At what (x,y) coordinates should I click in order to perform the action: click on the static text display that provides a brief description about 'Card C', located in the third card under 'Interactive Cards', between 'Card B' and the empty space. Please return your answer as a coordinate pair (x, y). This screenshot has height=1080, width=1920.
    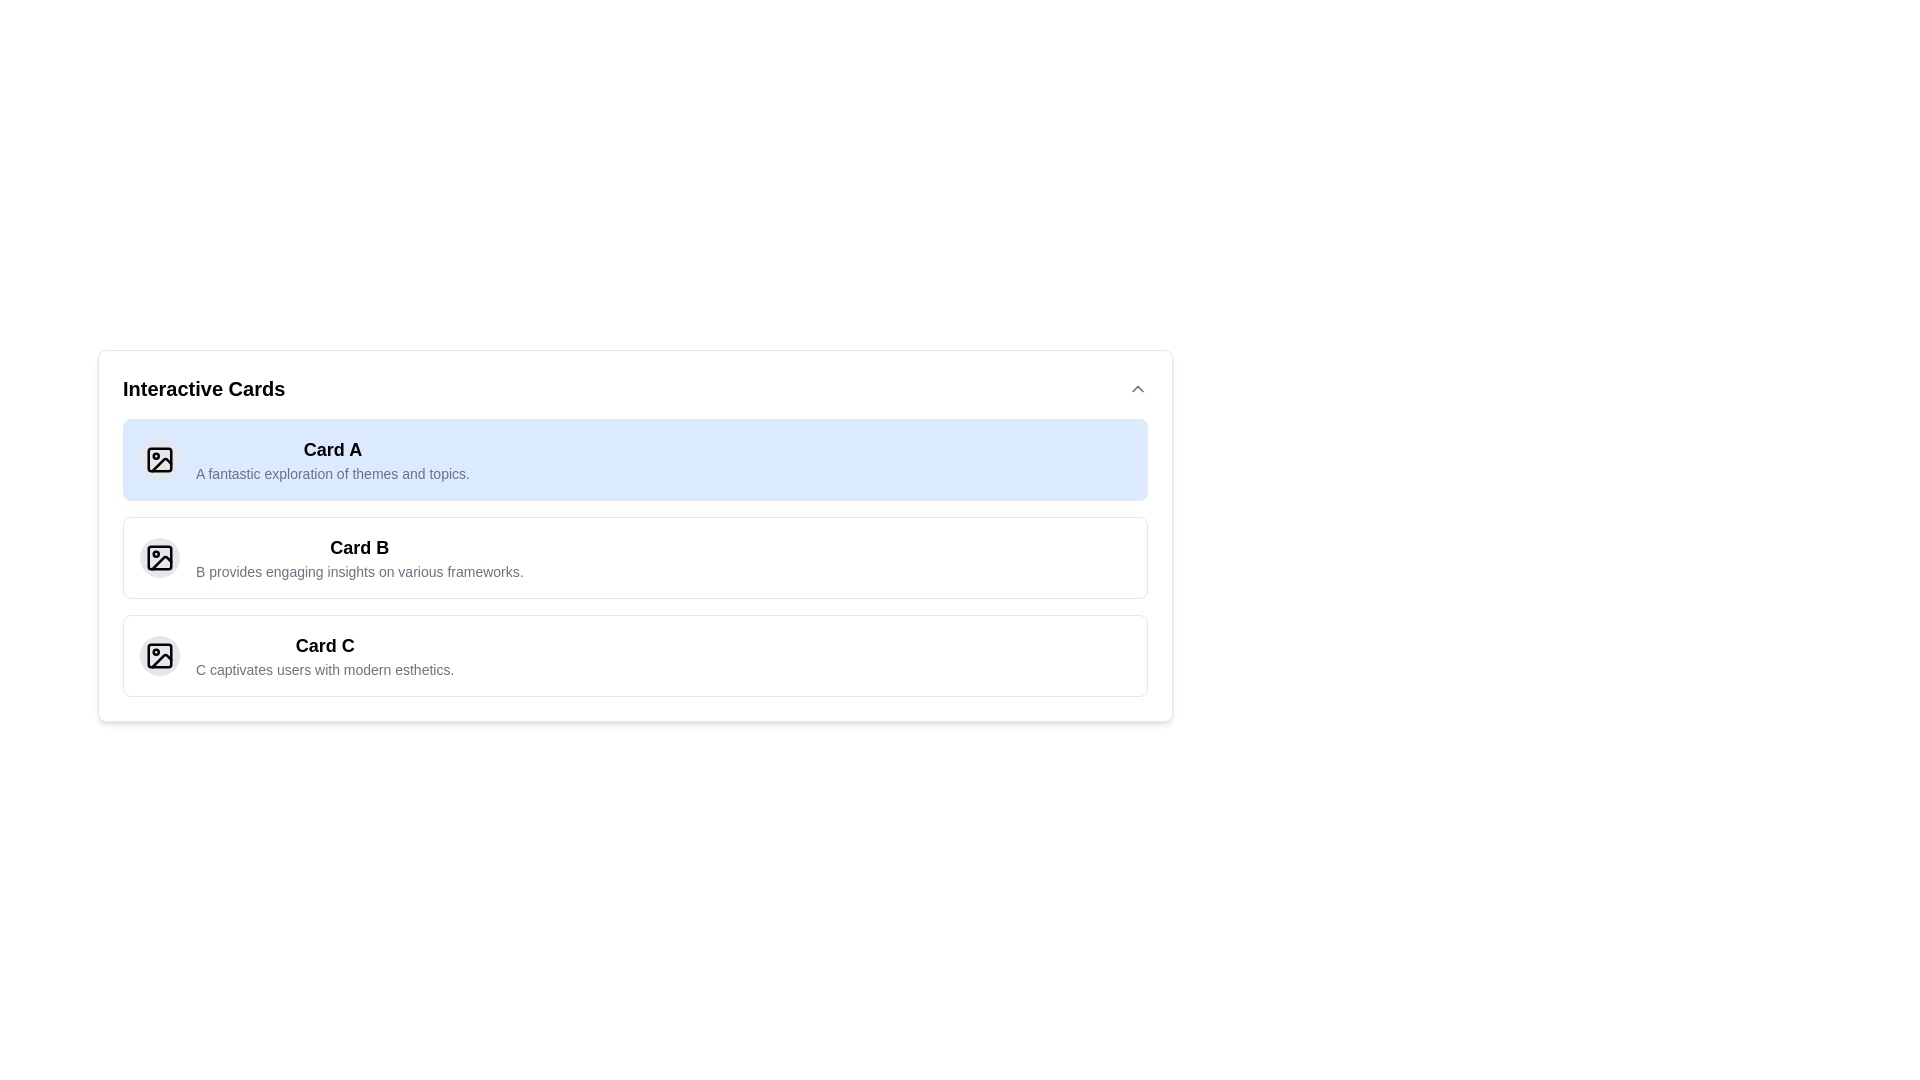
    Looking at the image, I should click on (325, 655).